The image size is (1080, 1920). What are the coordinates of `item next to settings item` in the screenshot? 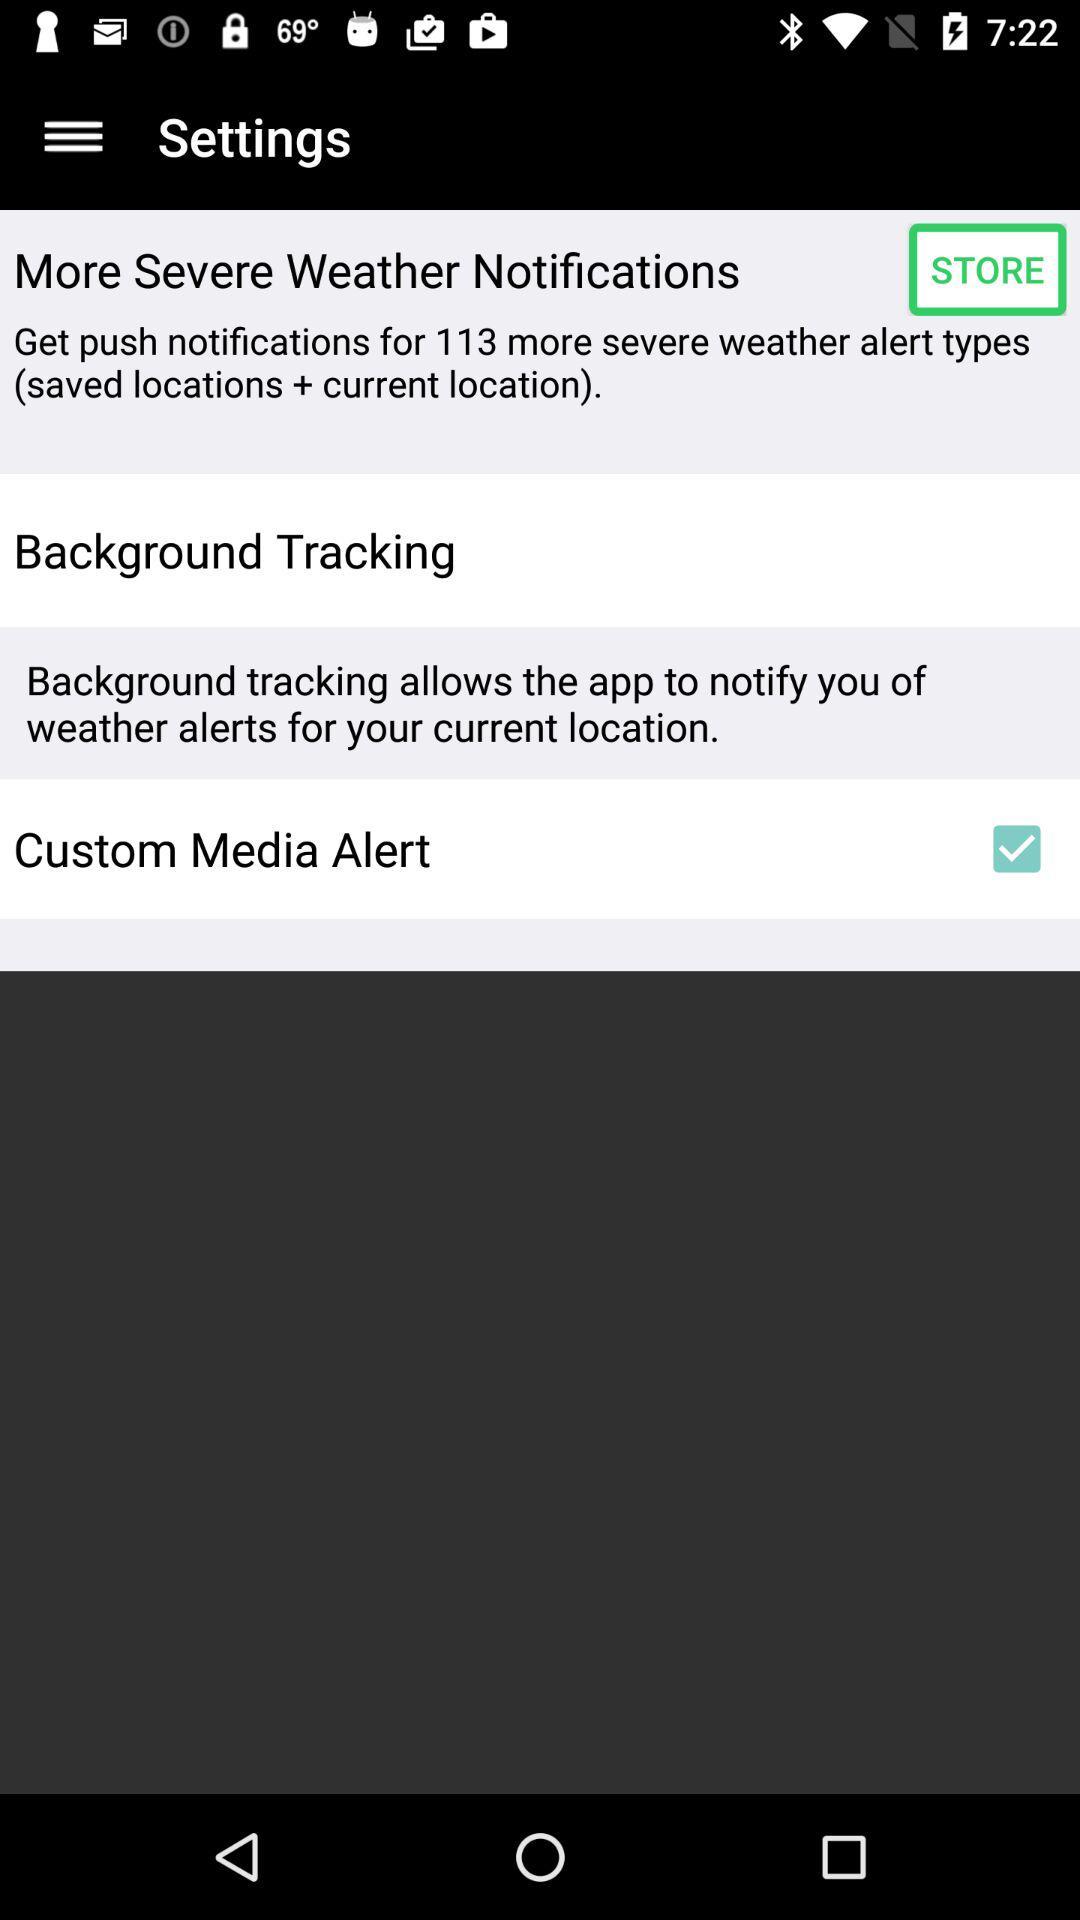 It's located at (72, 135).